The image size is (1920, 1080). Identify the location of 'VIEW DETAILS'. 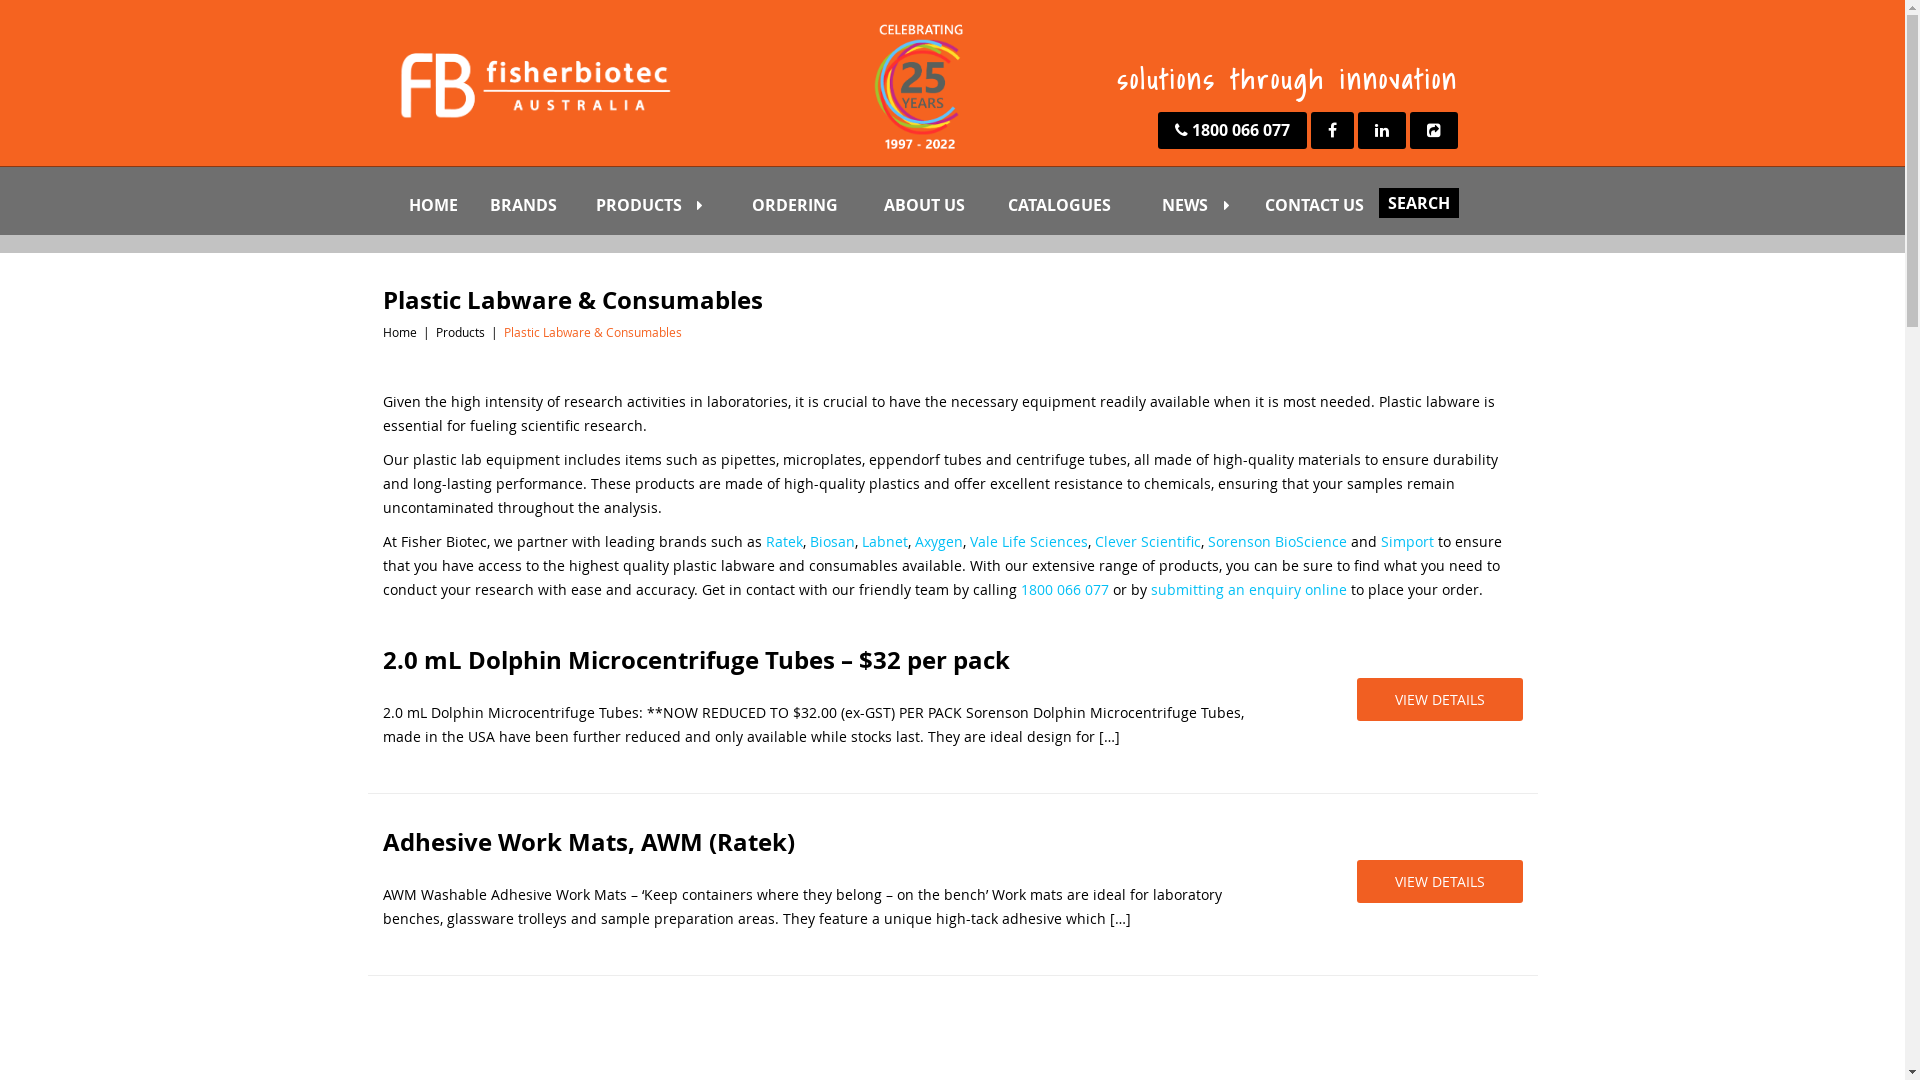
(1438, 698).